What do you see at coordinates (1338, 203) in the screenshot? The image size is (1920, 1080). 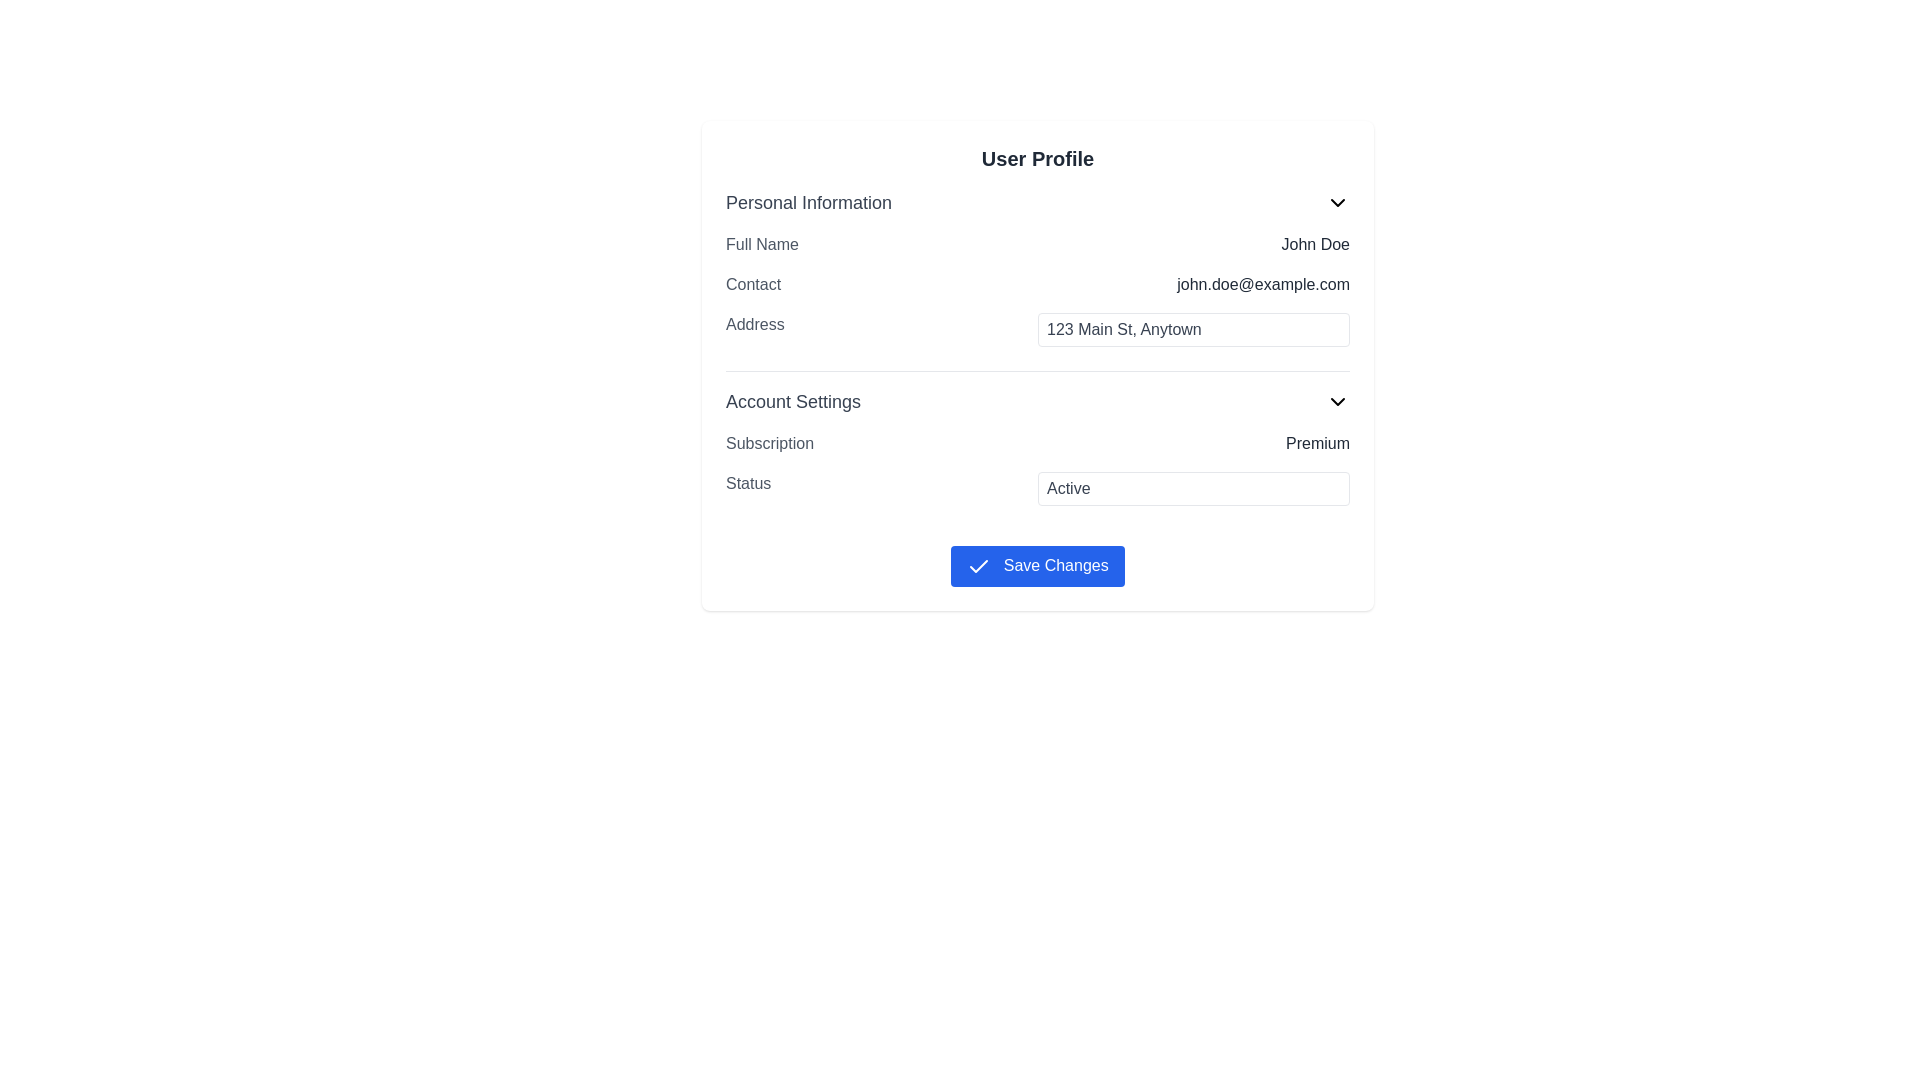 I see `the Chevron icon toggle located in the top-right corner of the 'Personal Information' header section` at bounding box center [1338, 203].